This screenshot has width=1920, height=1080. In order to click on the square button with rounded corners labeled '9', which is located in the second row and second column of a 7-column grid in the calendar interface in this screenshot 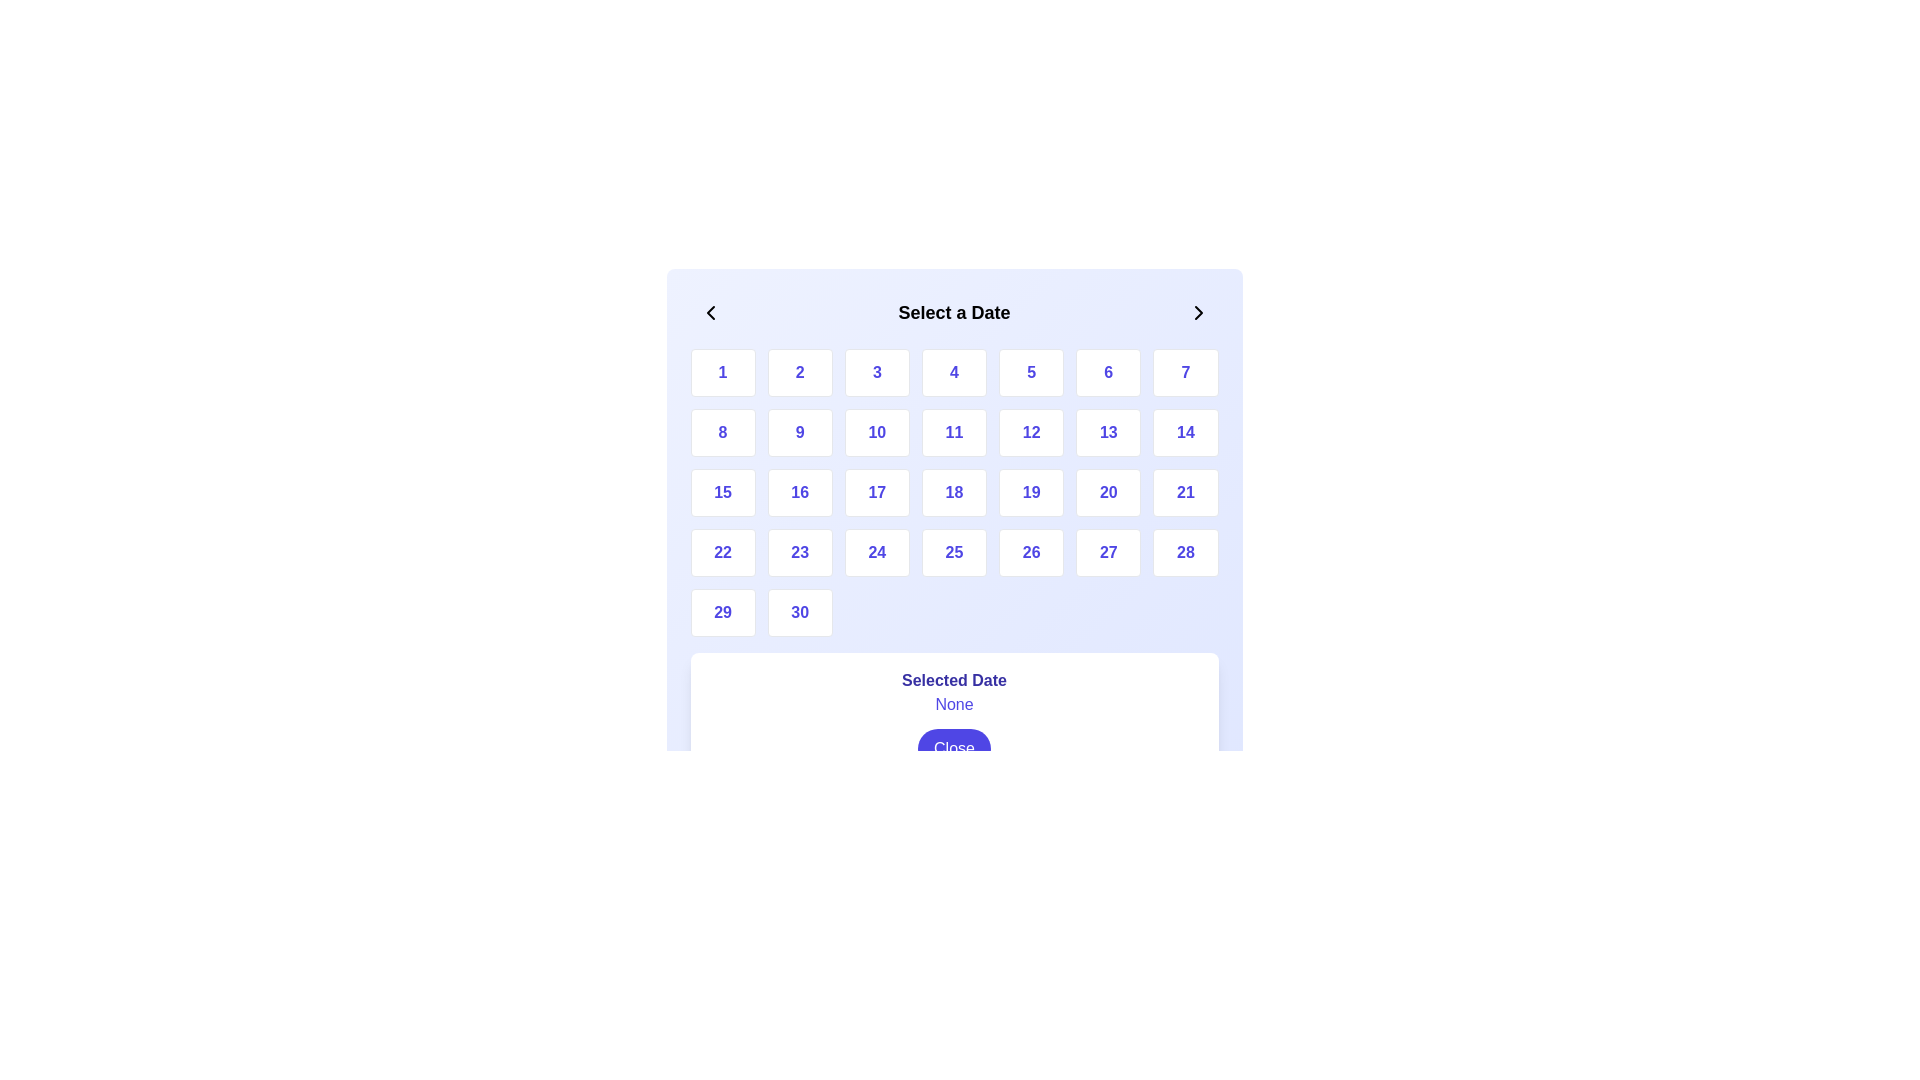, I will do `click(800, 431)`.